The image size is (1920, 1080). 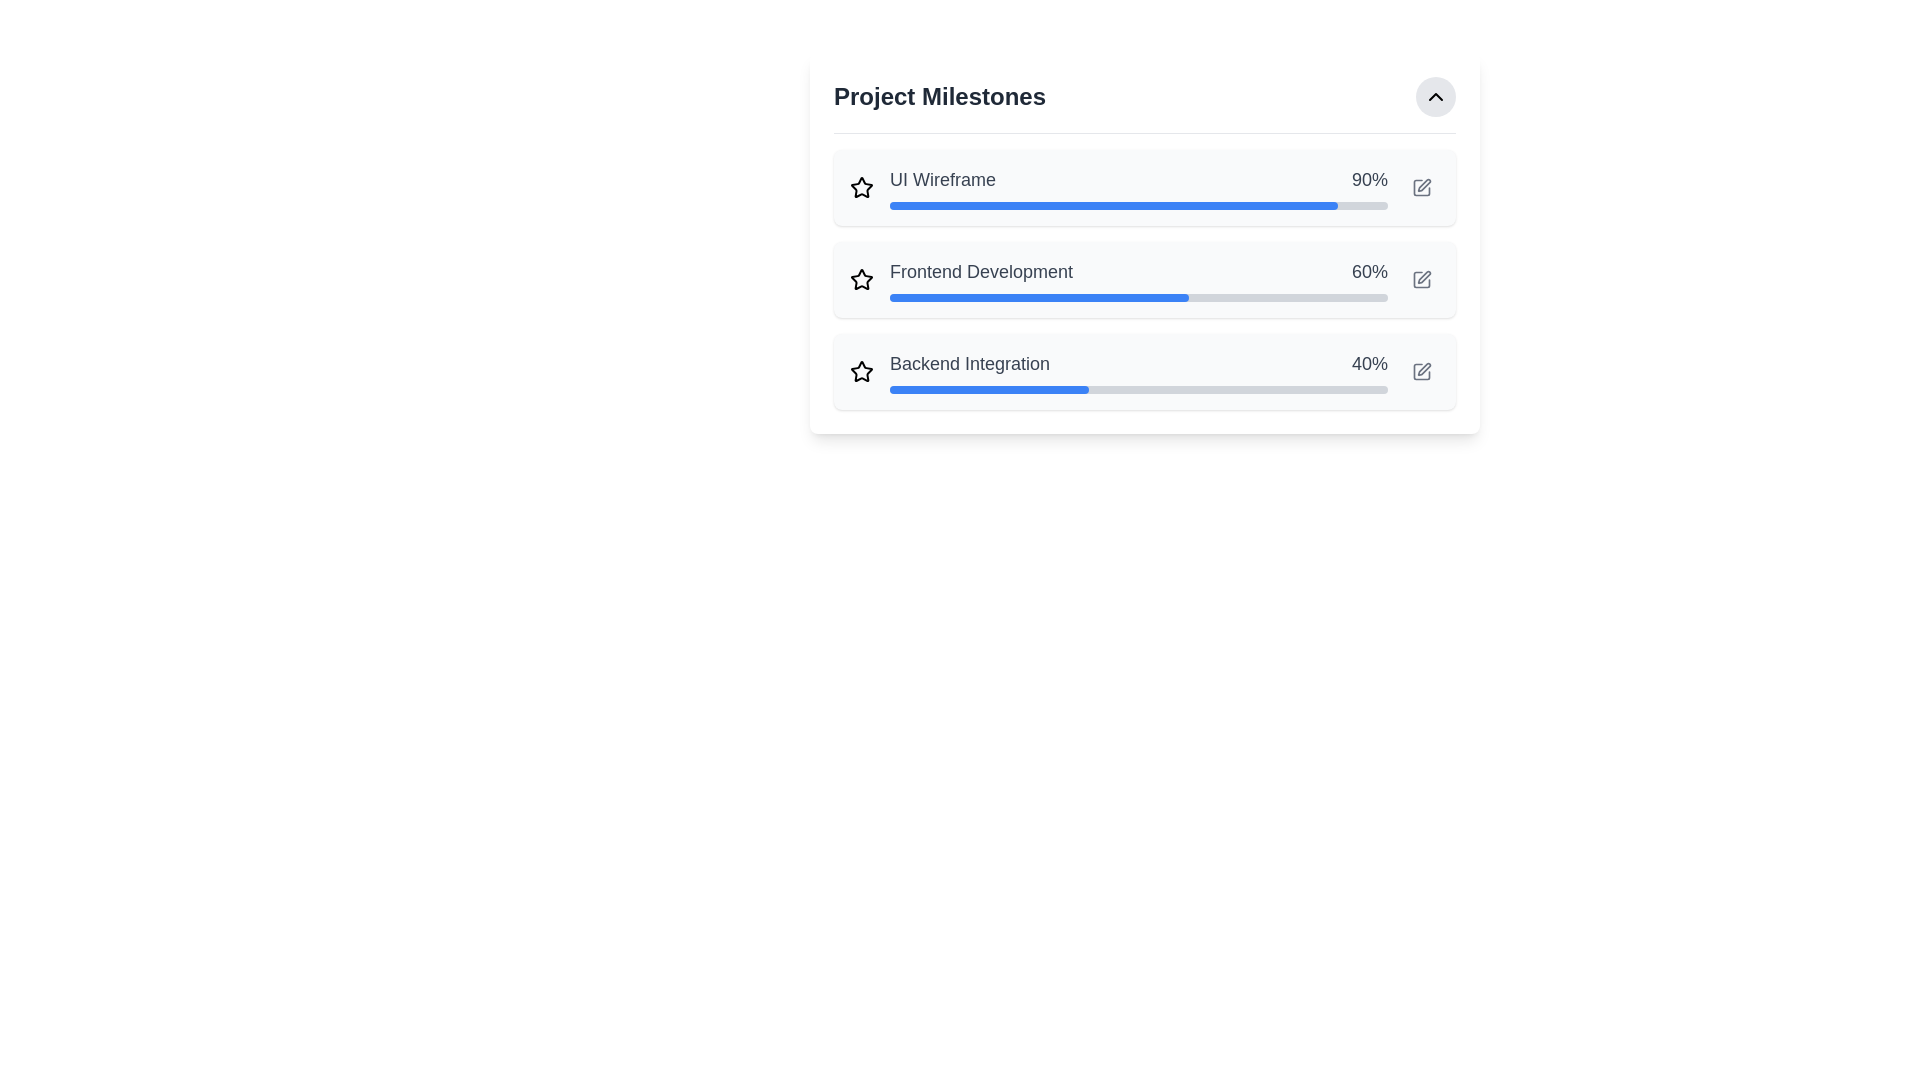 I want to click on the vector icon styled as a pen tool, located to the right of the 'Backend Integration' milestone entry, so click(x=1423, y=369).